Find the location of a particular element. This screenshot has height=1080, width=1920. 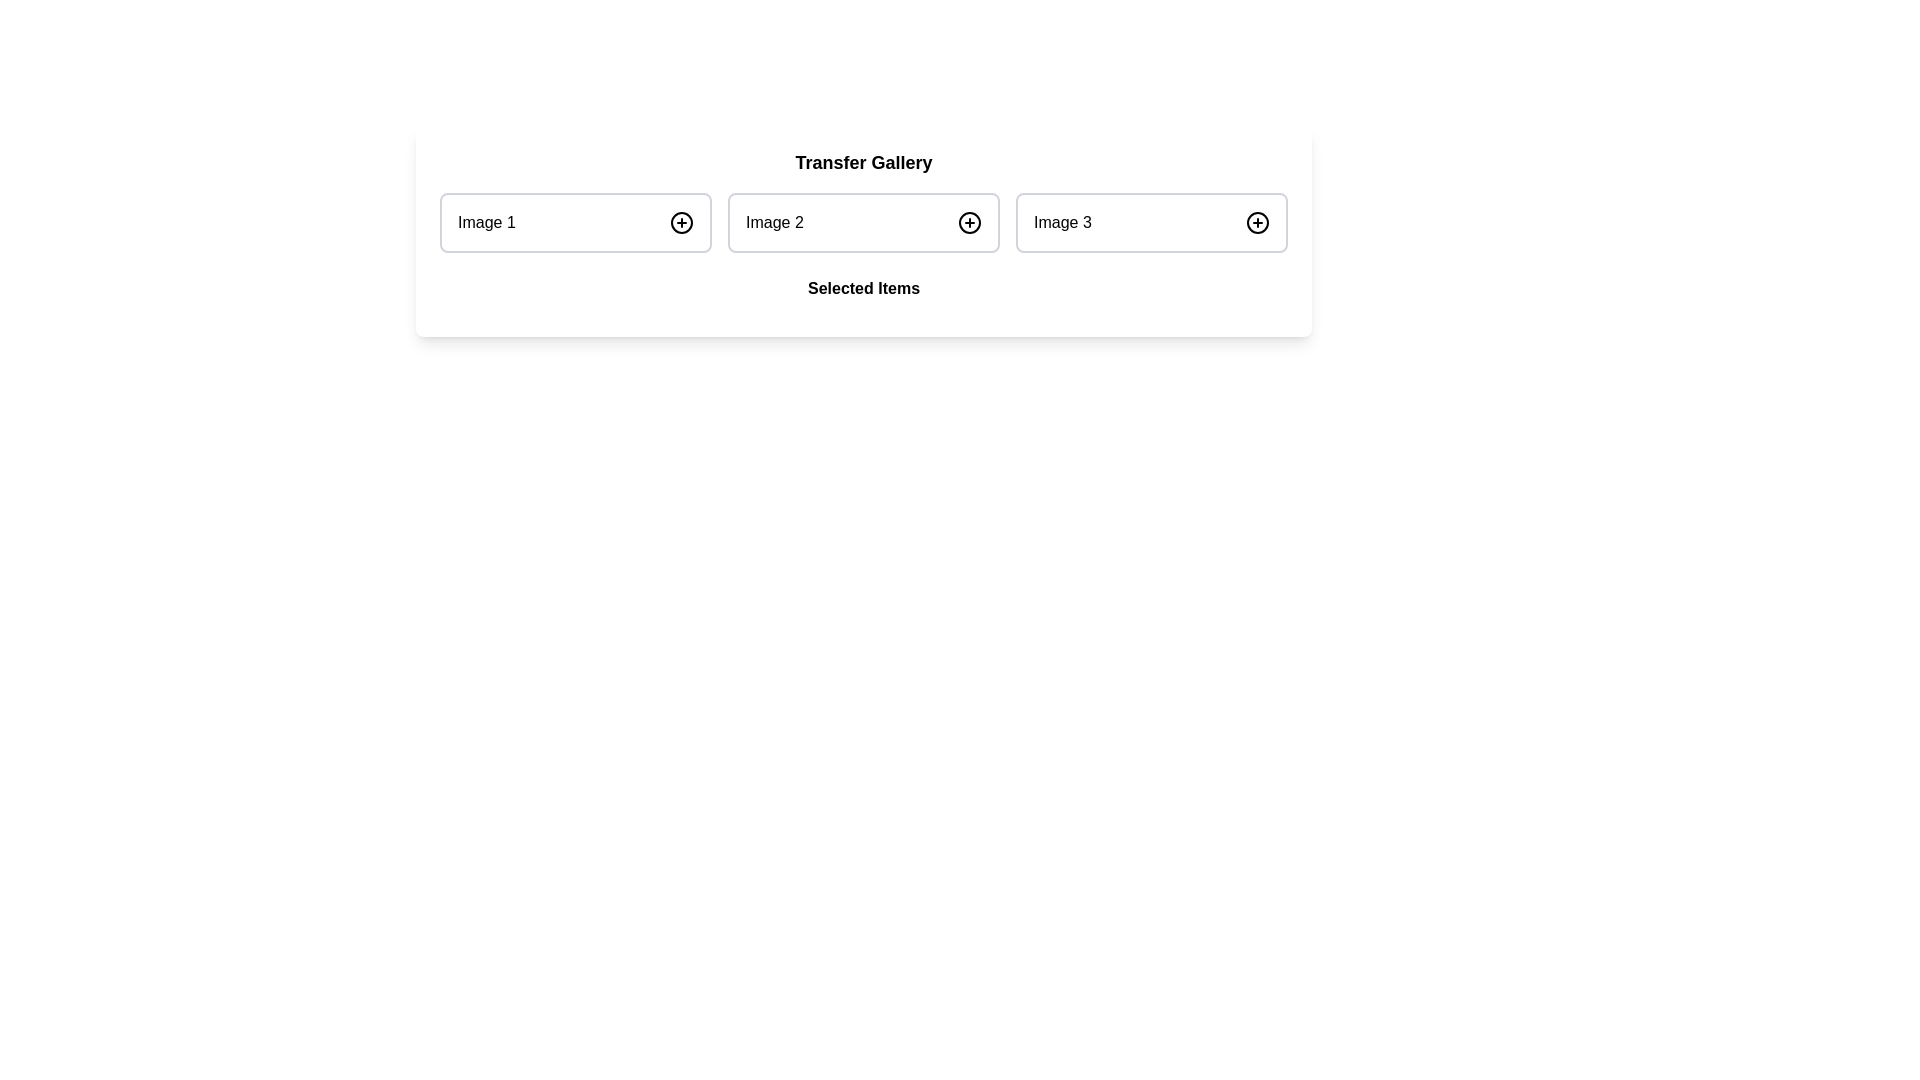

the button located to the right of the 'Image 2' label to observe the hover effects is located at coordinates (969, 223).